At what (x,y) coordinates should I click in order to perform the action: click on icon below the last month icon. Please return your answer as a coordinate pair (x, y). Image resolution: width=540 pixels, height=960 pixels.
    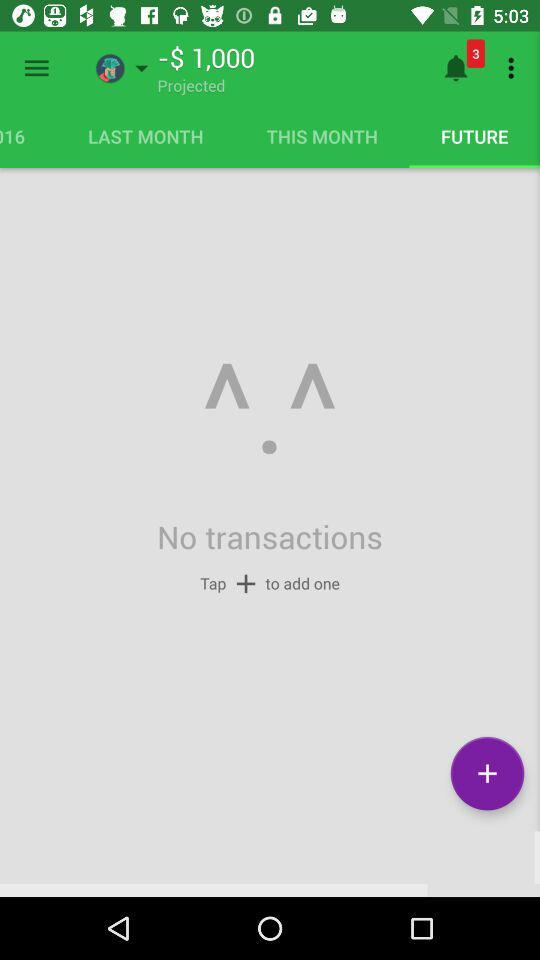
    Looking at the image, I should click on (270, 409).